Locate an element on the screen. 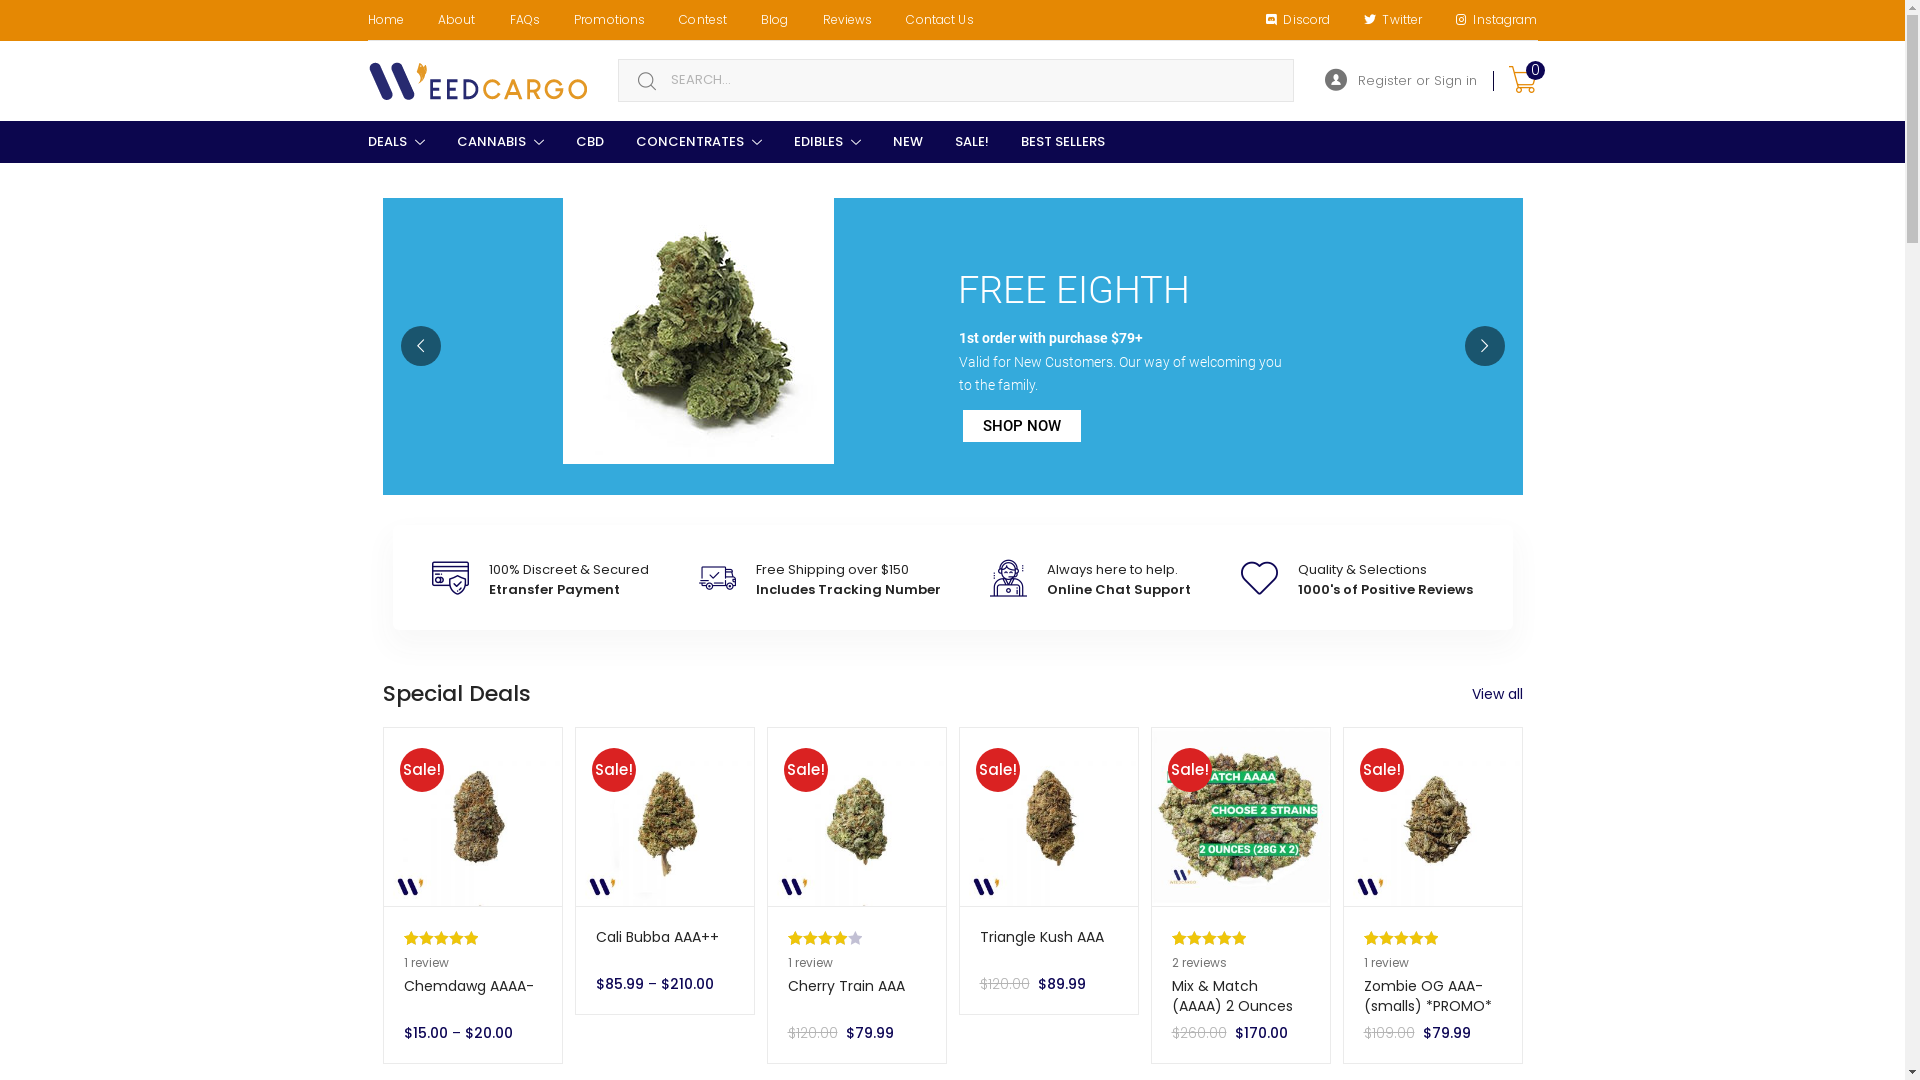  'BEST SELLERS' is located at coordinates (1060, 141).